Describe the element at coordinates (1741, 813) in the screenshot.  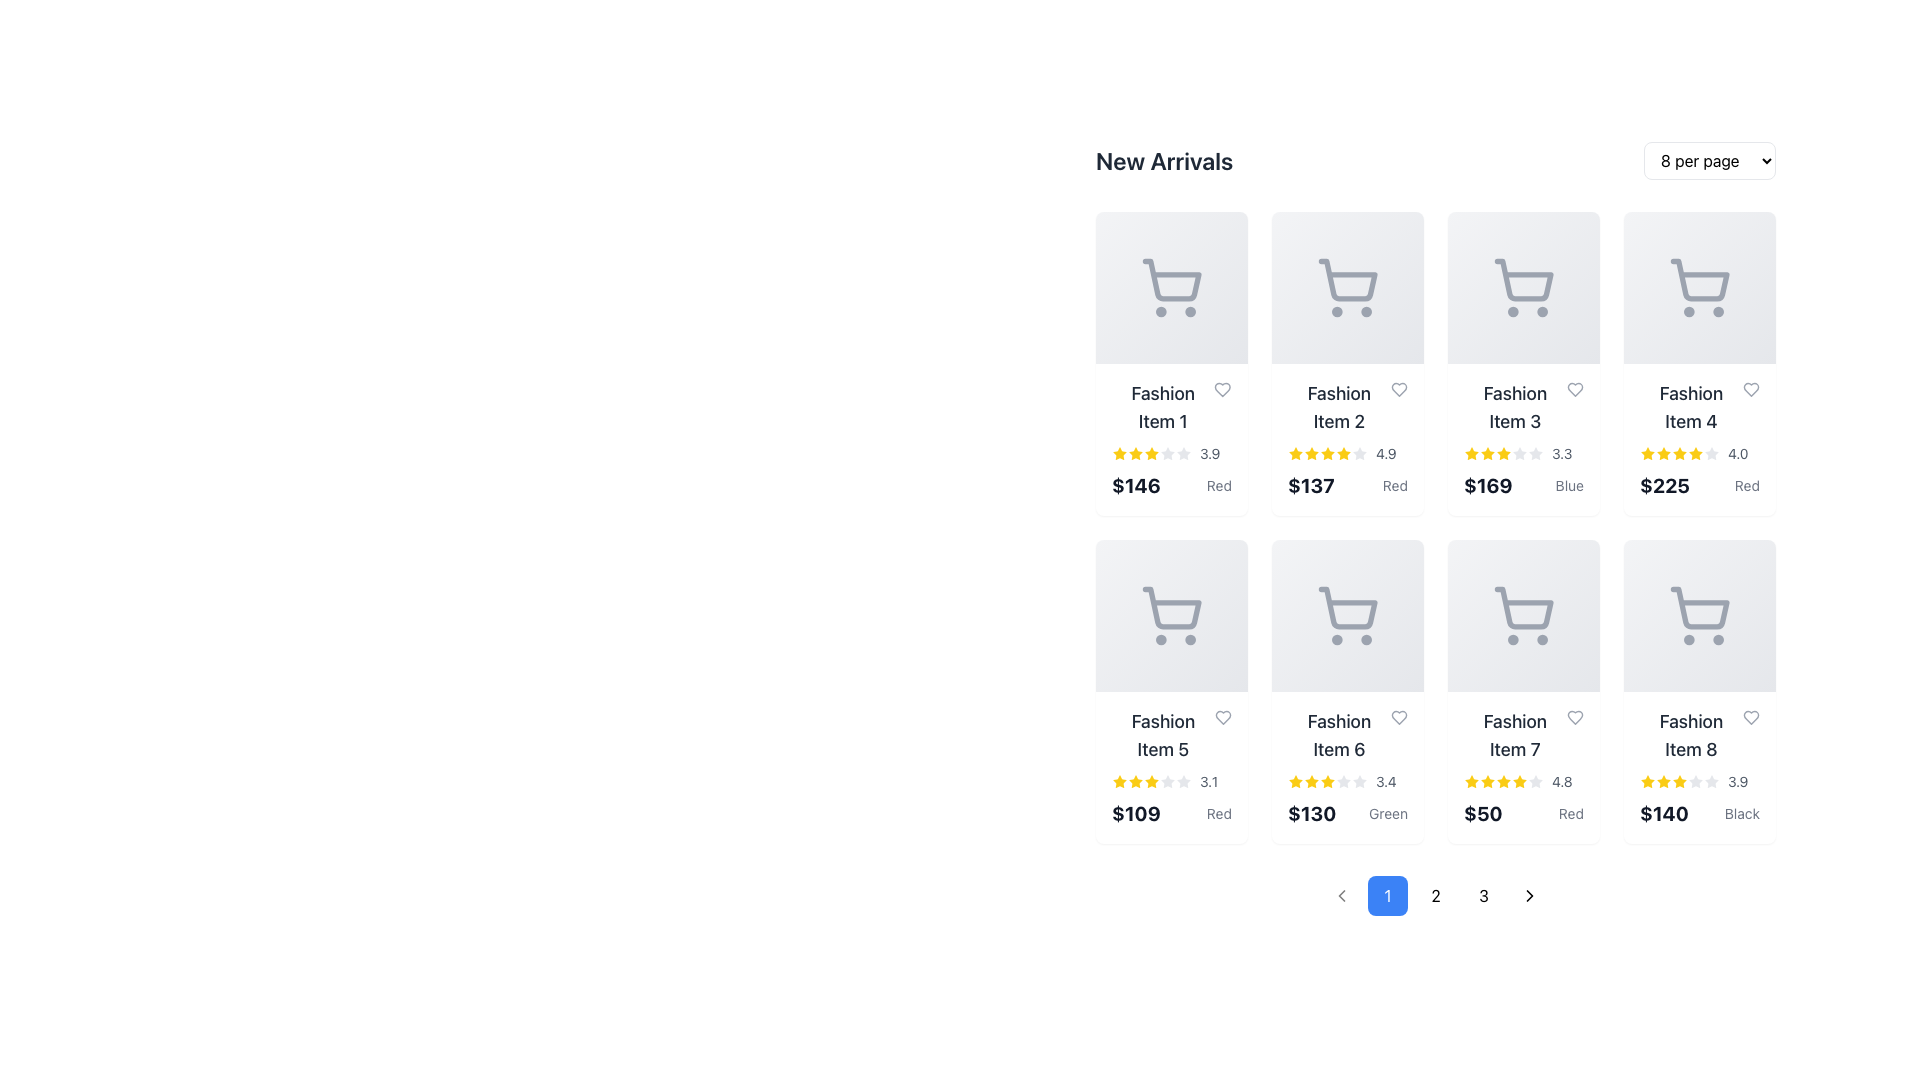
I see `the text label displaying 'Black', which is styled in small gray font and positioned to the right of the price label '$140', located under the 'Fashion Item 8' product card in the last column of the grid layout` at that location.